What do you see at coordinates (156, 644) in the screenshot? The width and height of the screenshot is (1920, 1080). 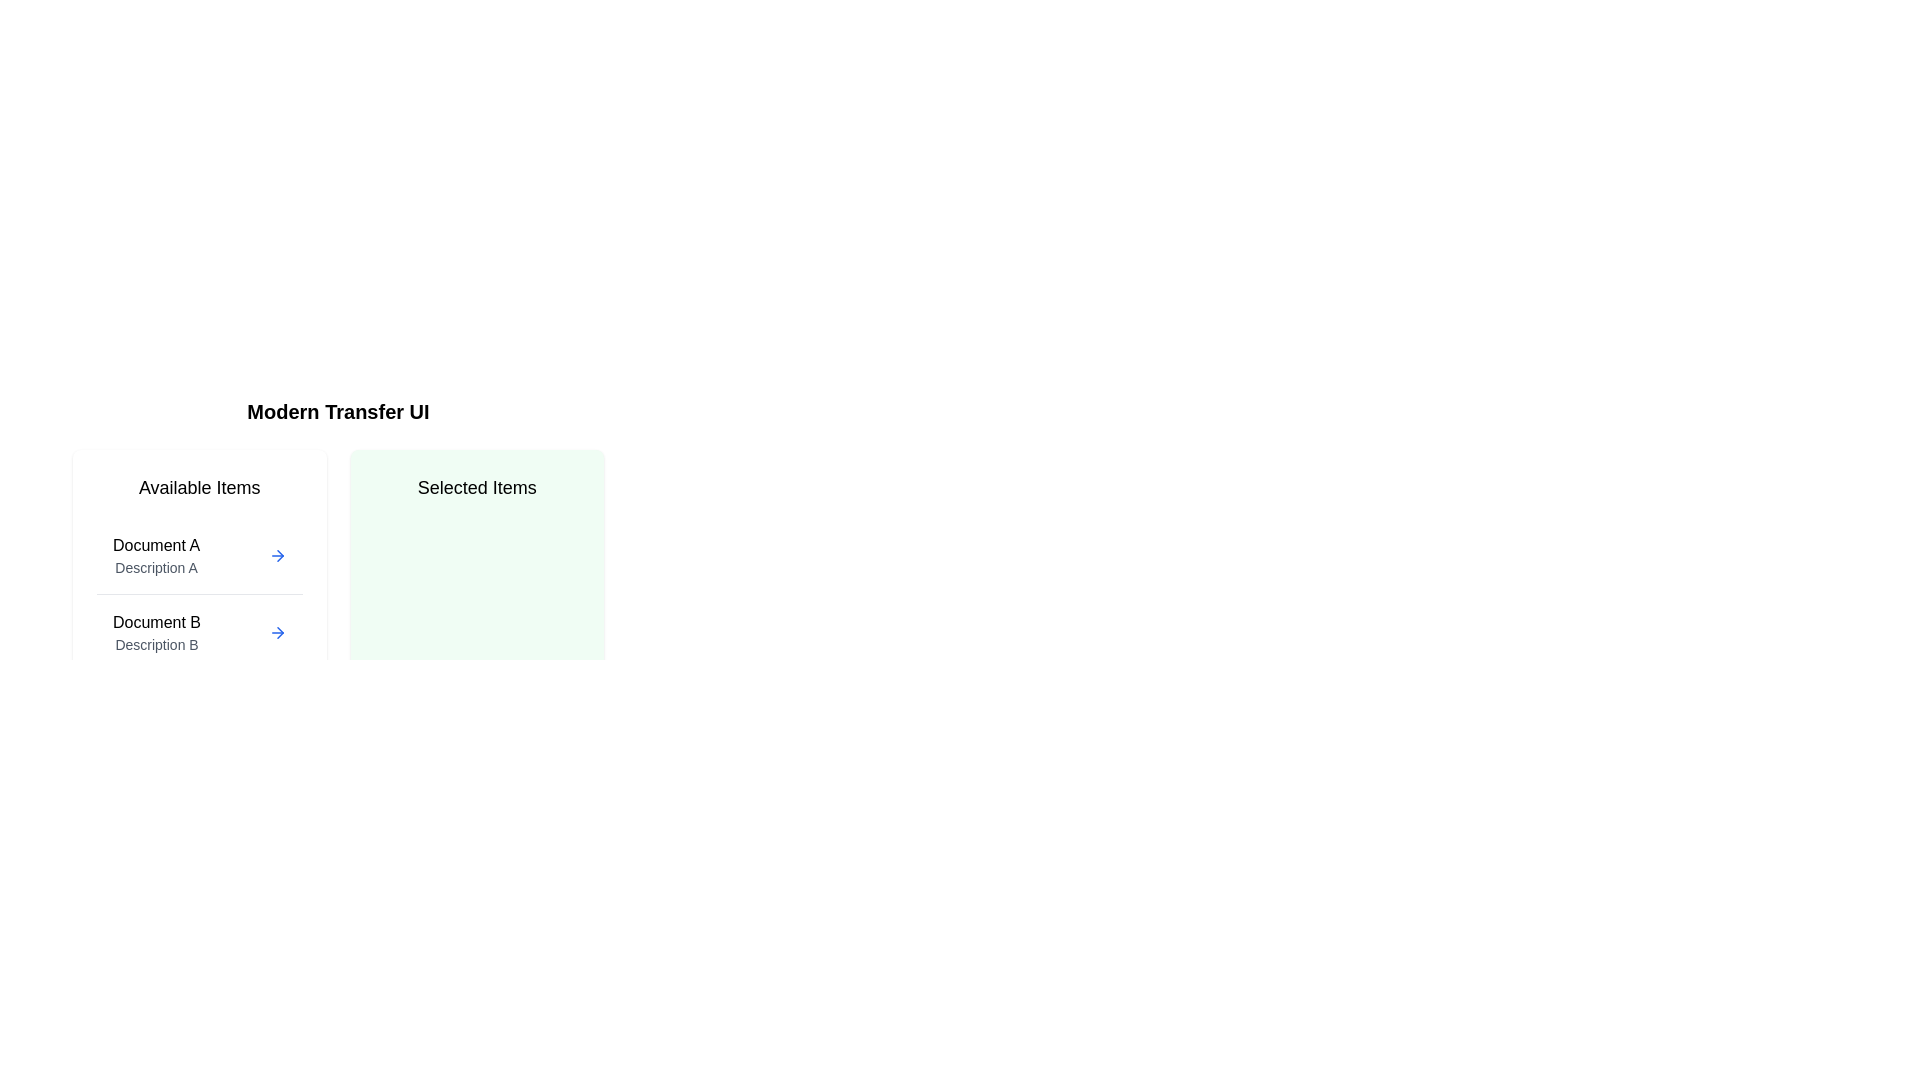 I see `the Text label providing information related to 'Document B', which is positioned below the 'Document B' sibling element in the 'Available Items' section` at bounding box center [156, 644].